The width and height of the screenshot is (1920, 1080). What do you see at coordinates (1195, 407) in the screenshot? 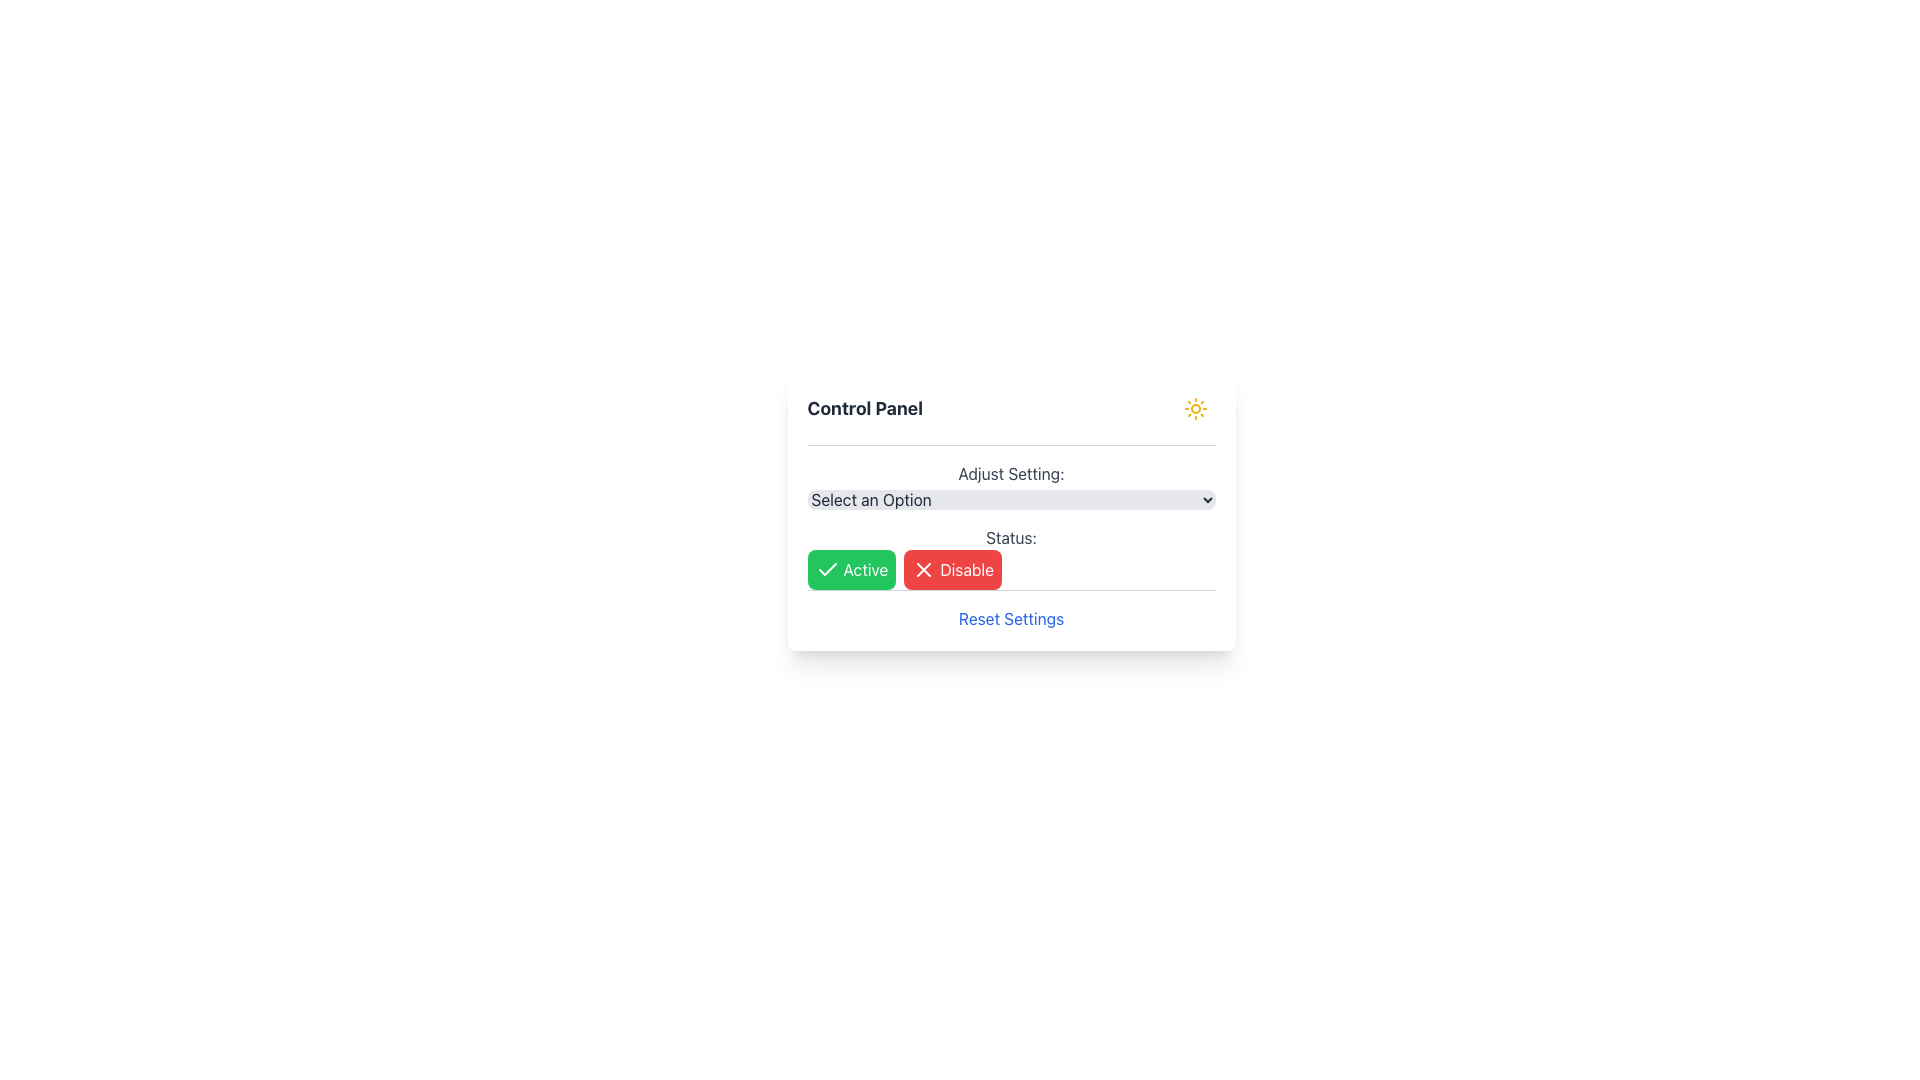
I see `the circular button with a sun icon located at the top right corner of the 'Control Panel' section, next` at bounding box center [1195, 407].